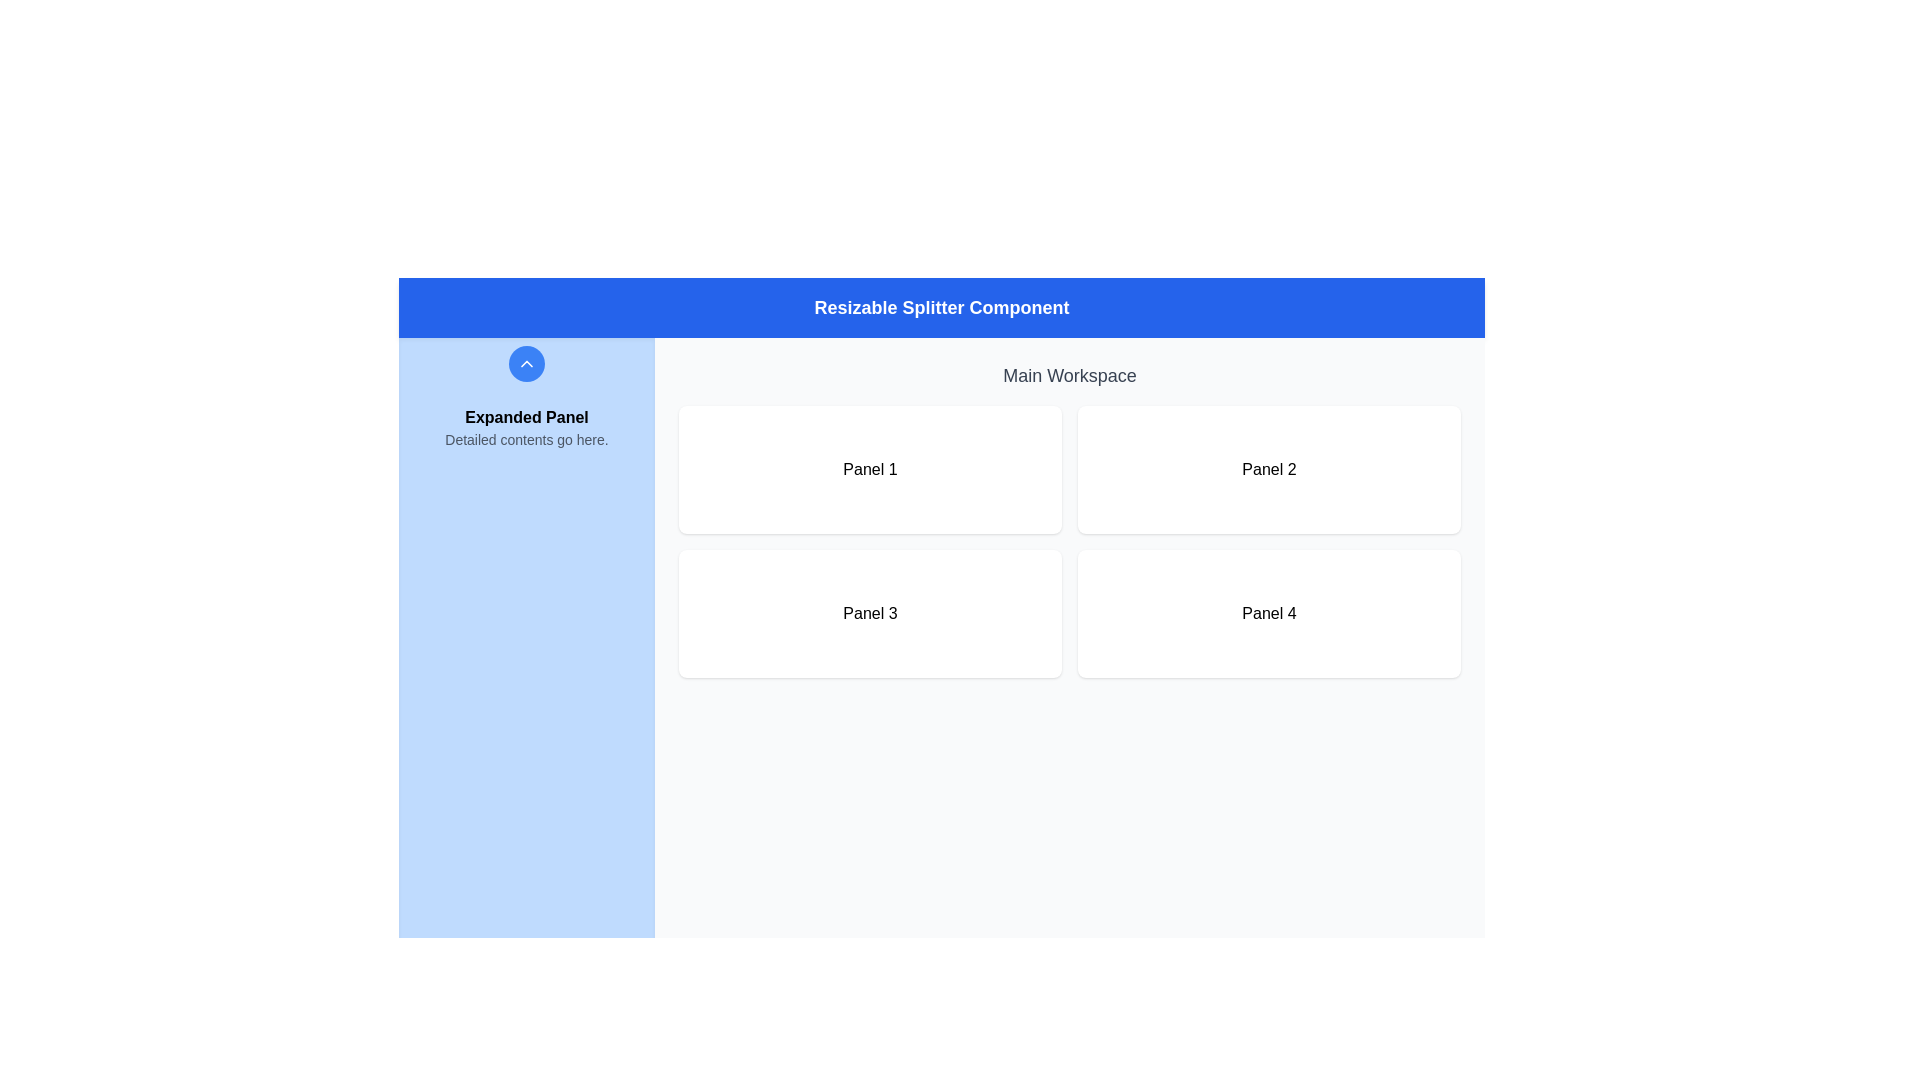 The height and width of the screenshot is (1080, 1920). I want to click on the light gray text label displaying 'Detailed contents go here.' located in the blue sidebar panel under the 'Expanded Panel' header, so click(527, 438).